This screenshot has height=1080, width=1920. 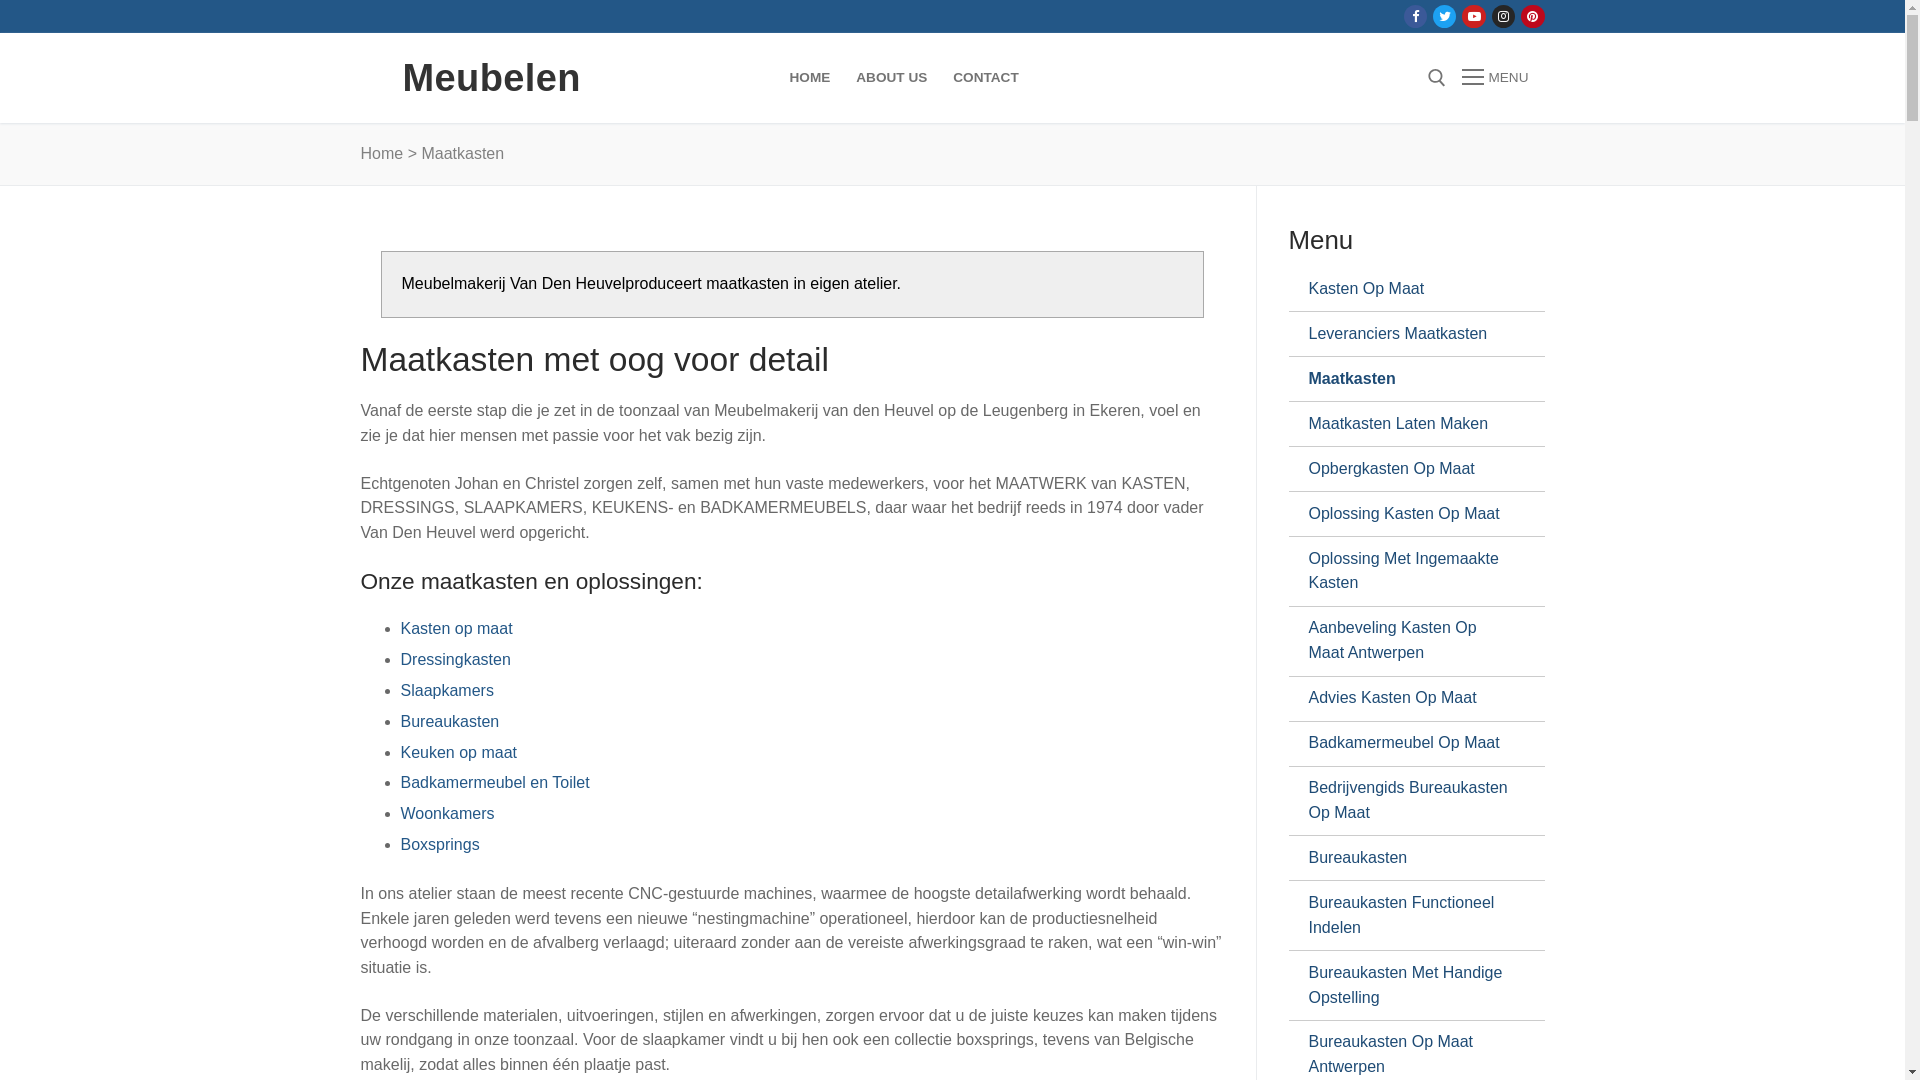 I want to click on 'MENU', so click(x=1494, y=76).